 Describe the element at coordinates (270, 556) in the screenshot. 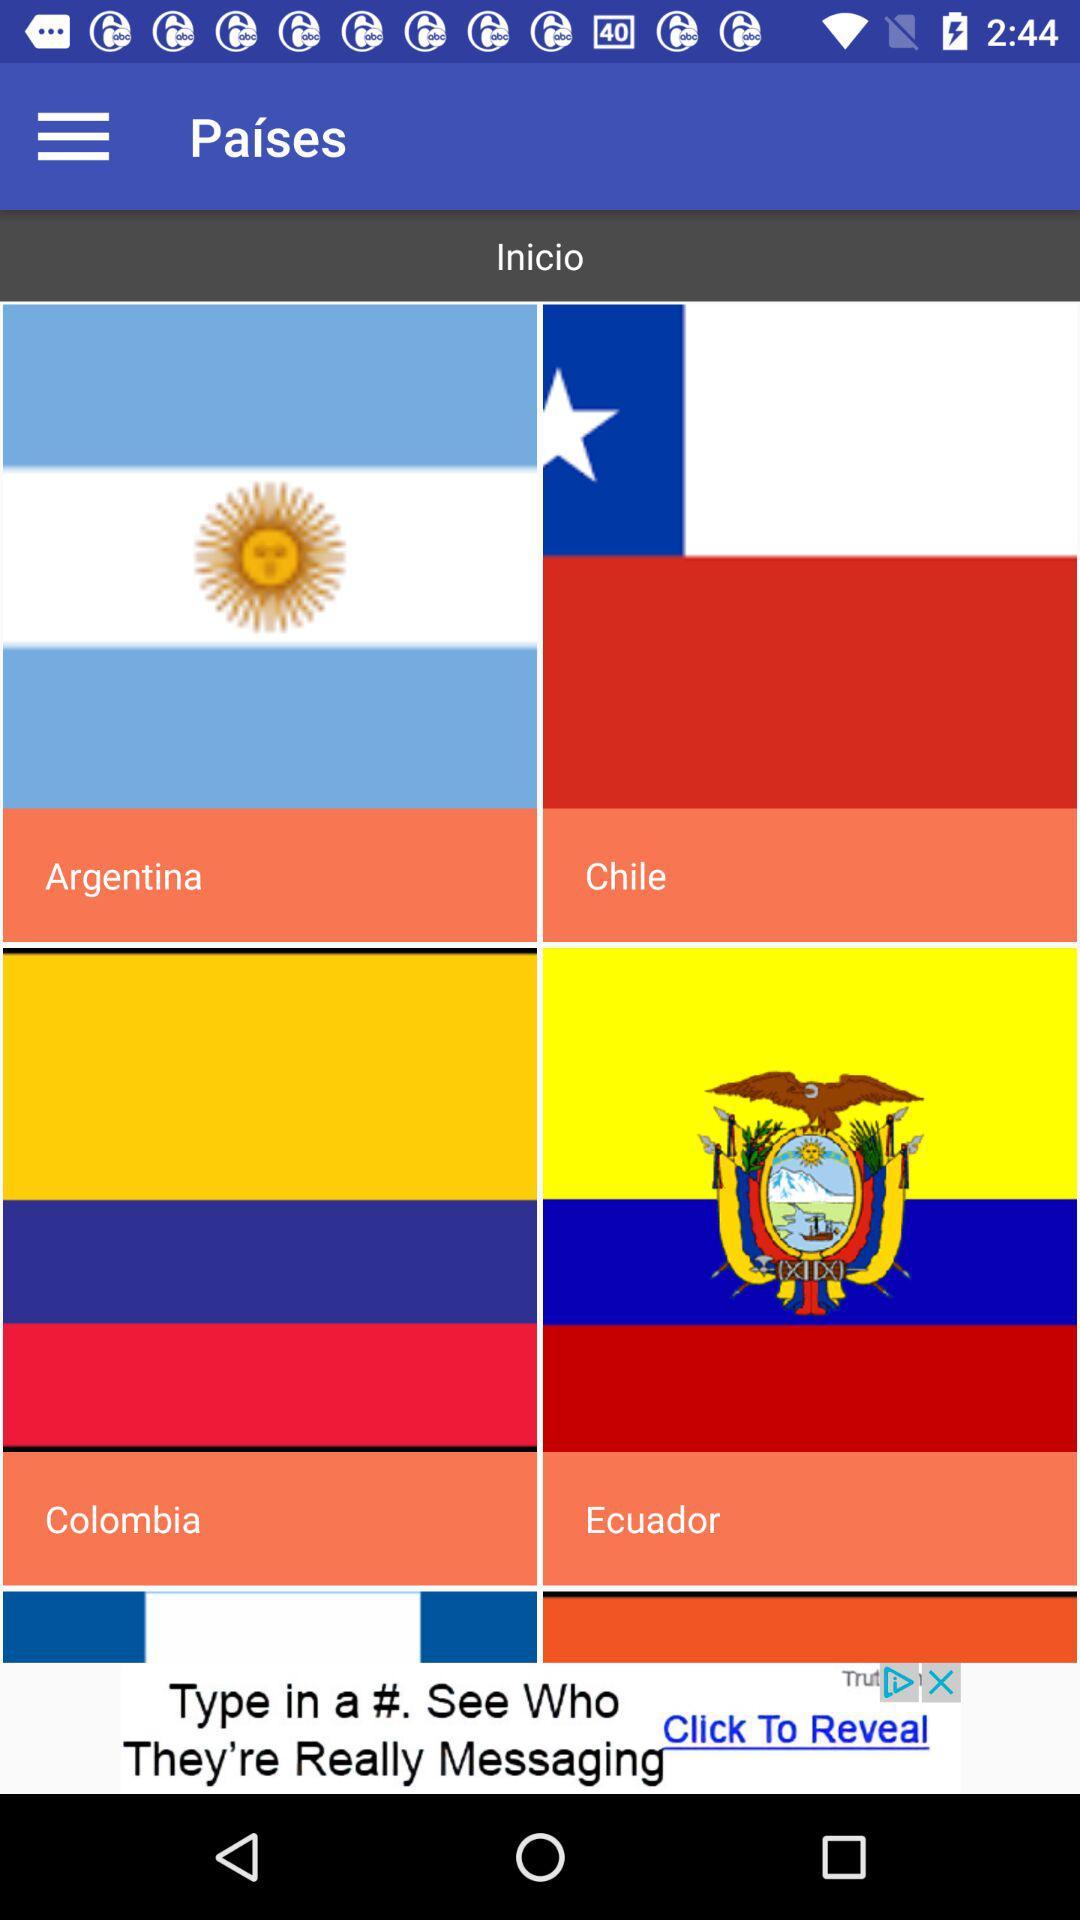

I see `autoplay option` at that location.